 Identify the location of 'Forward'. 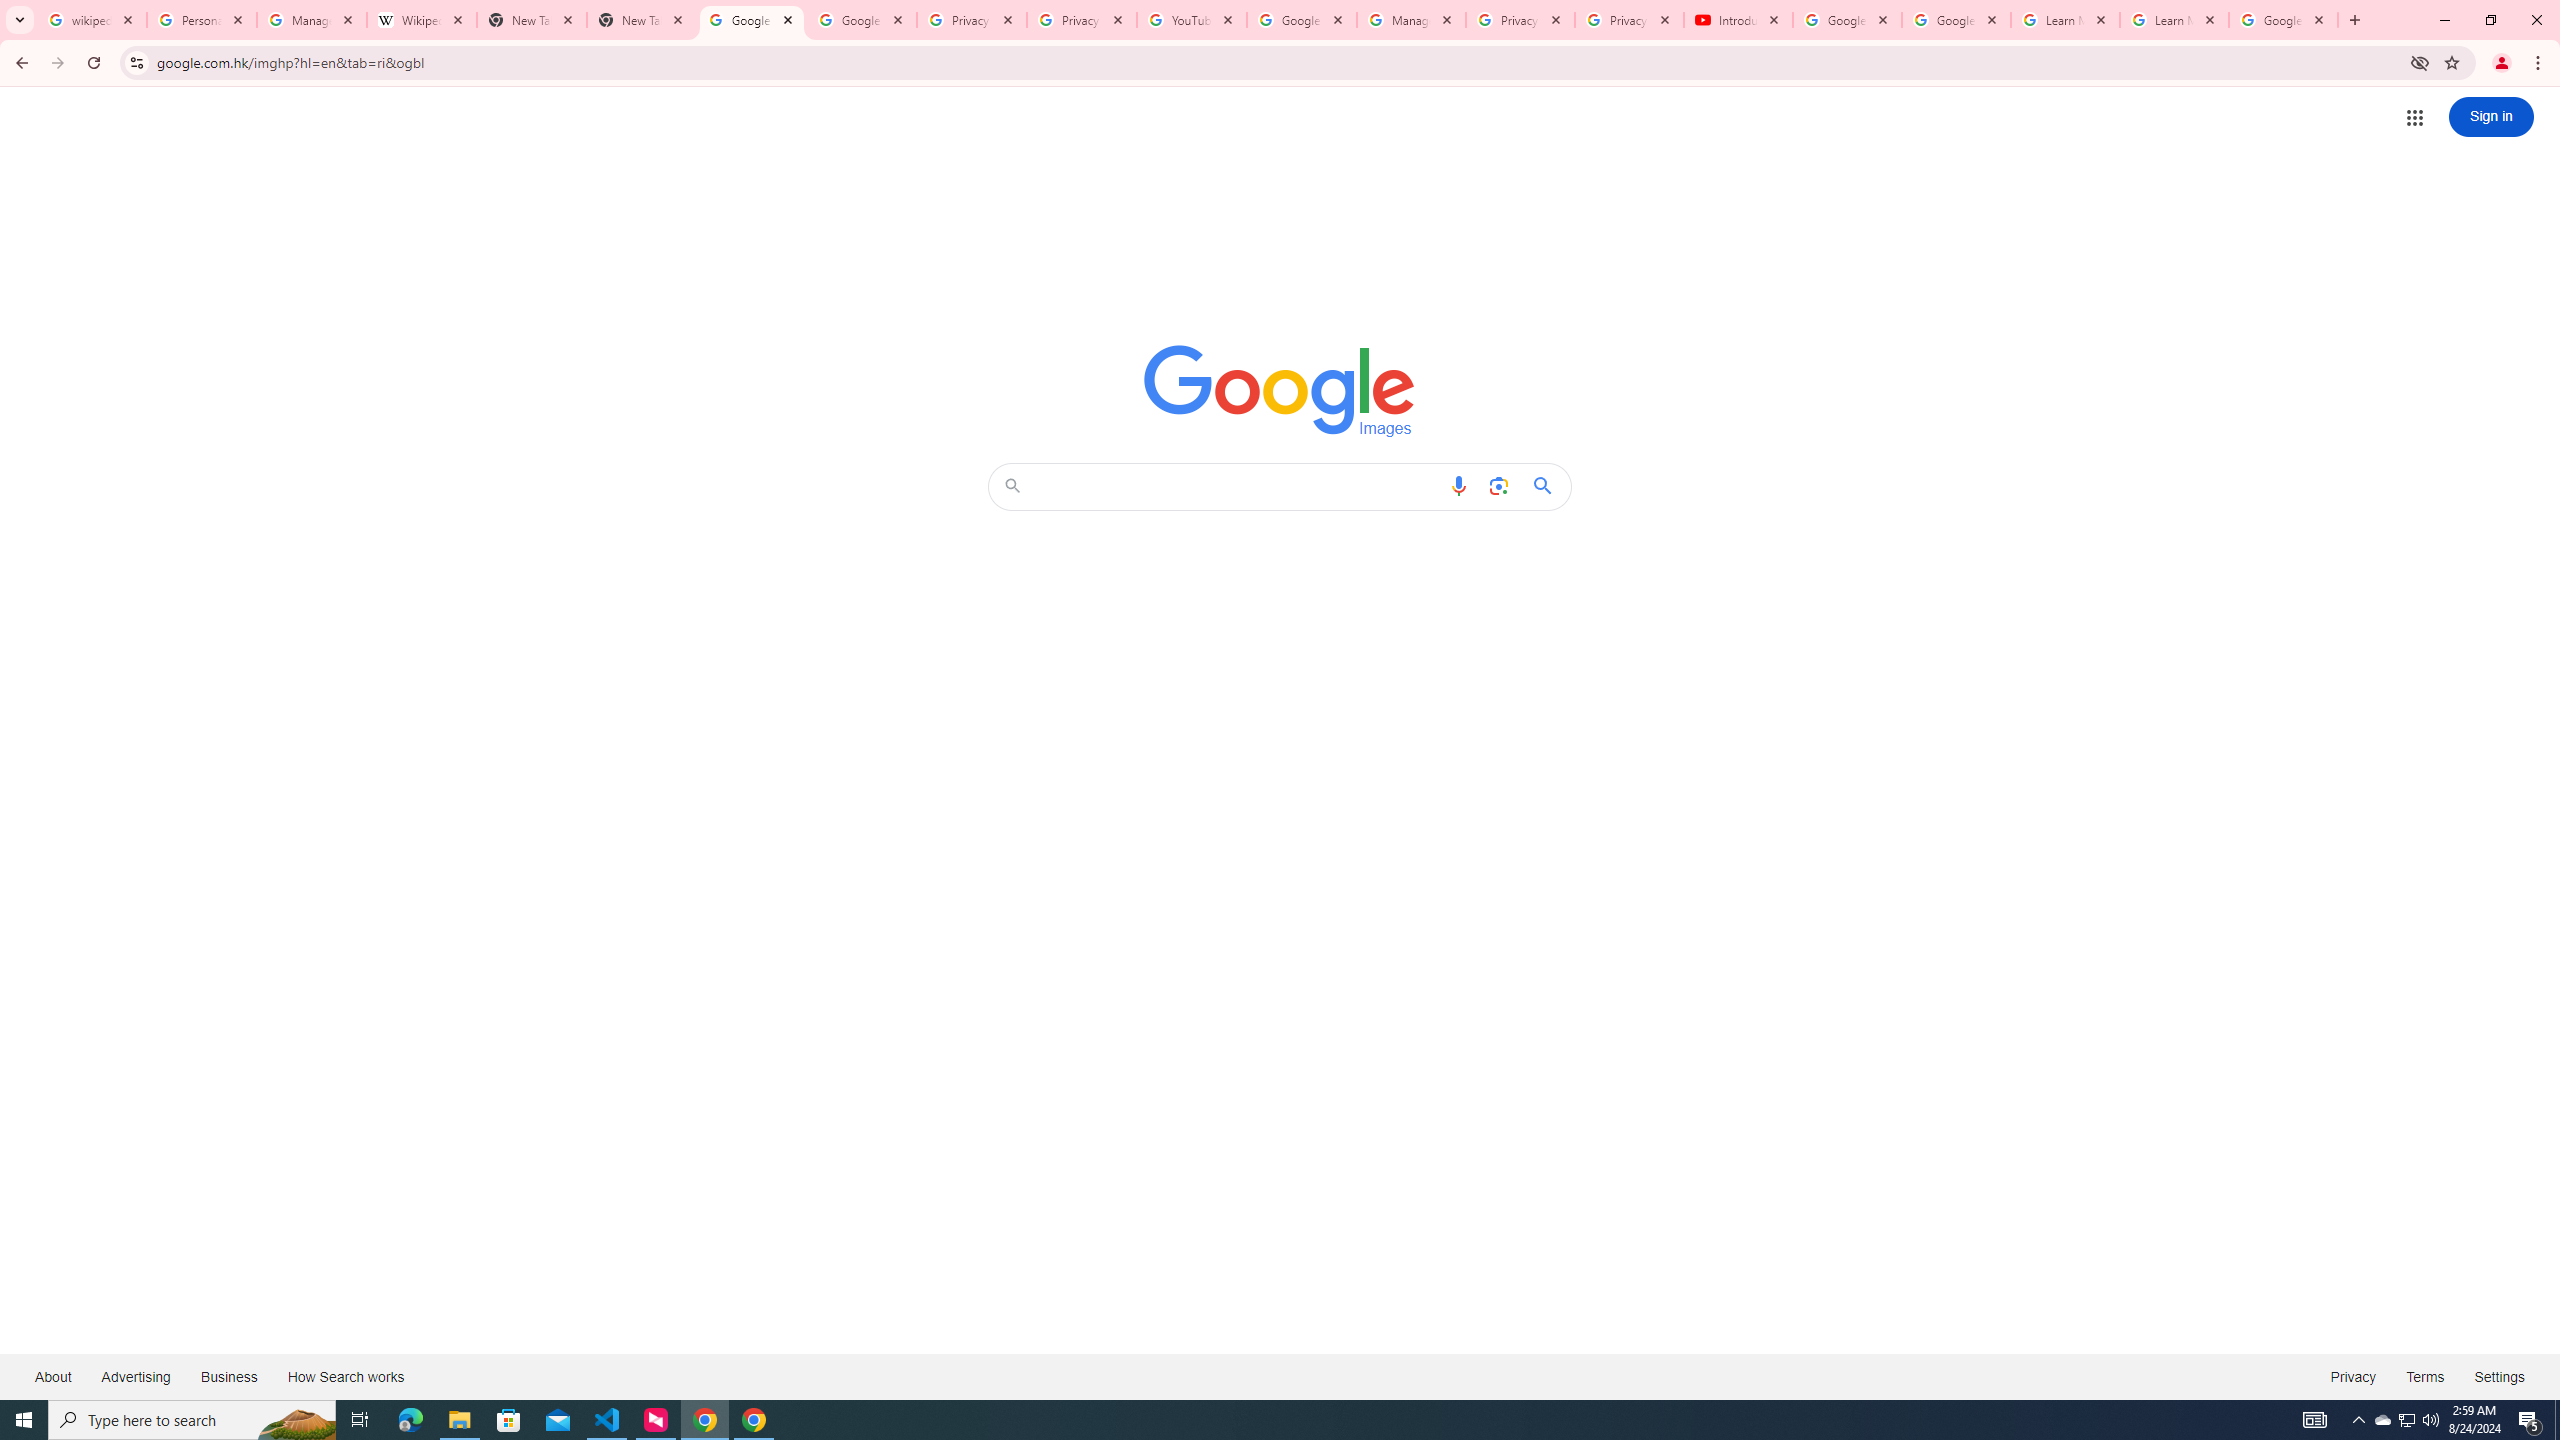
(57, 62).